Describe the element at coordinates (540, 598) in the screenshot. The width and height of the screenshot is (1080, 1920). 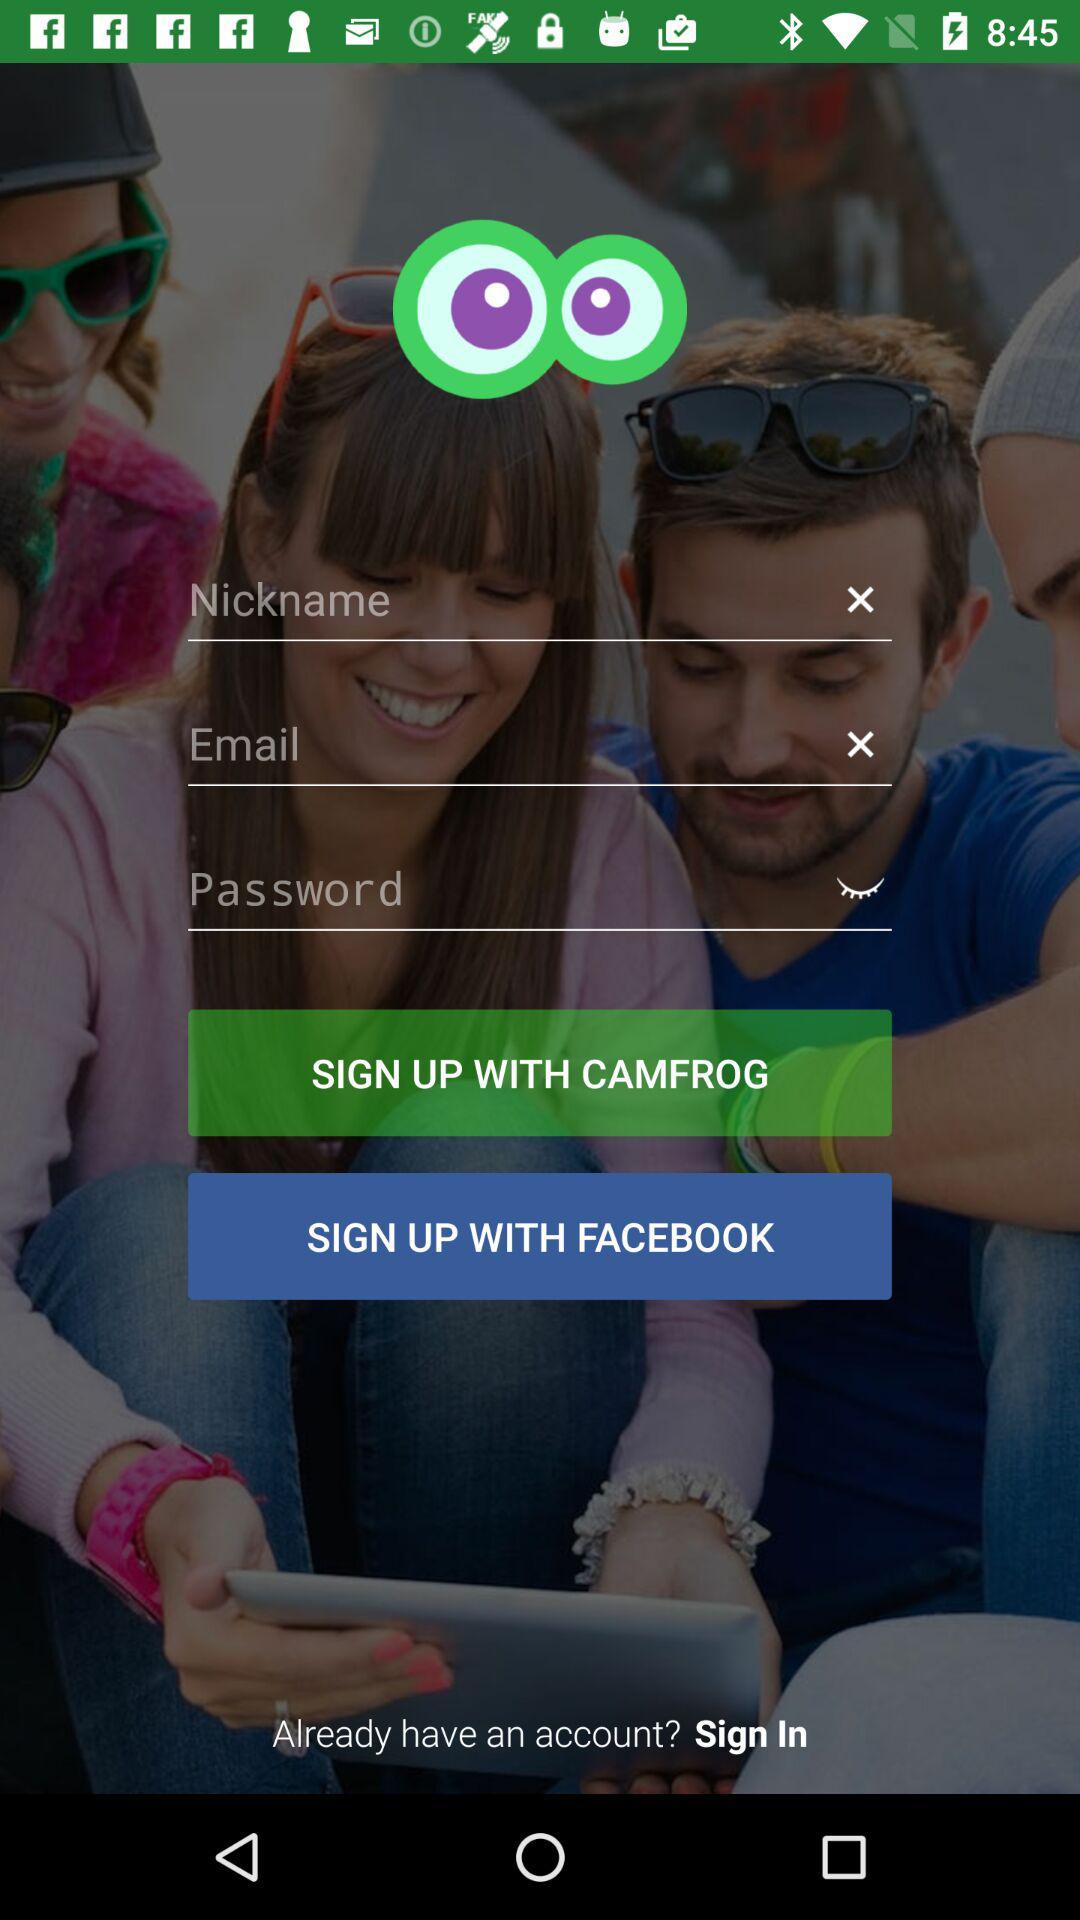
I see `name to prefer` at that location.